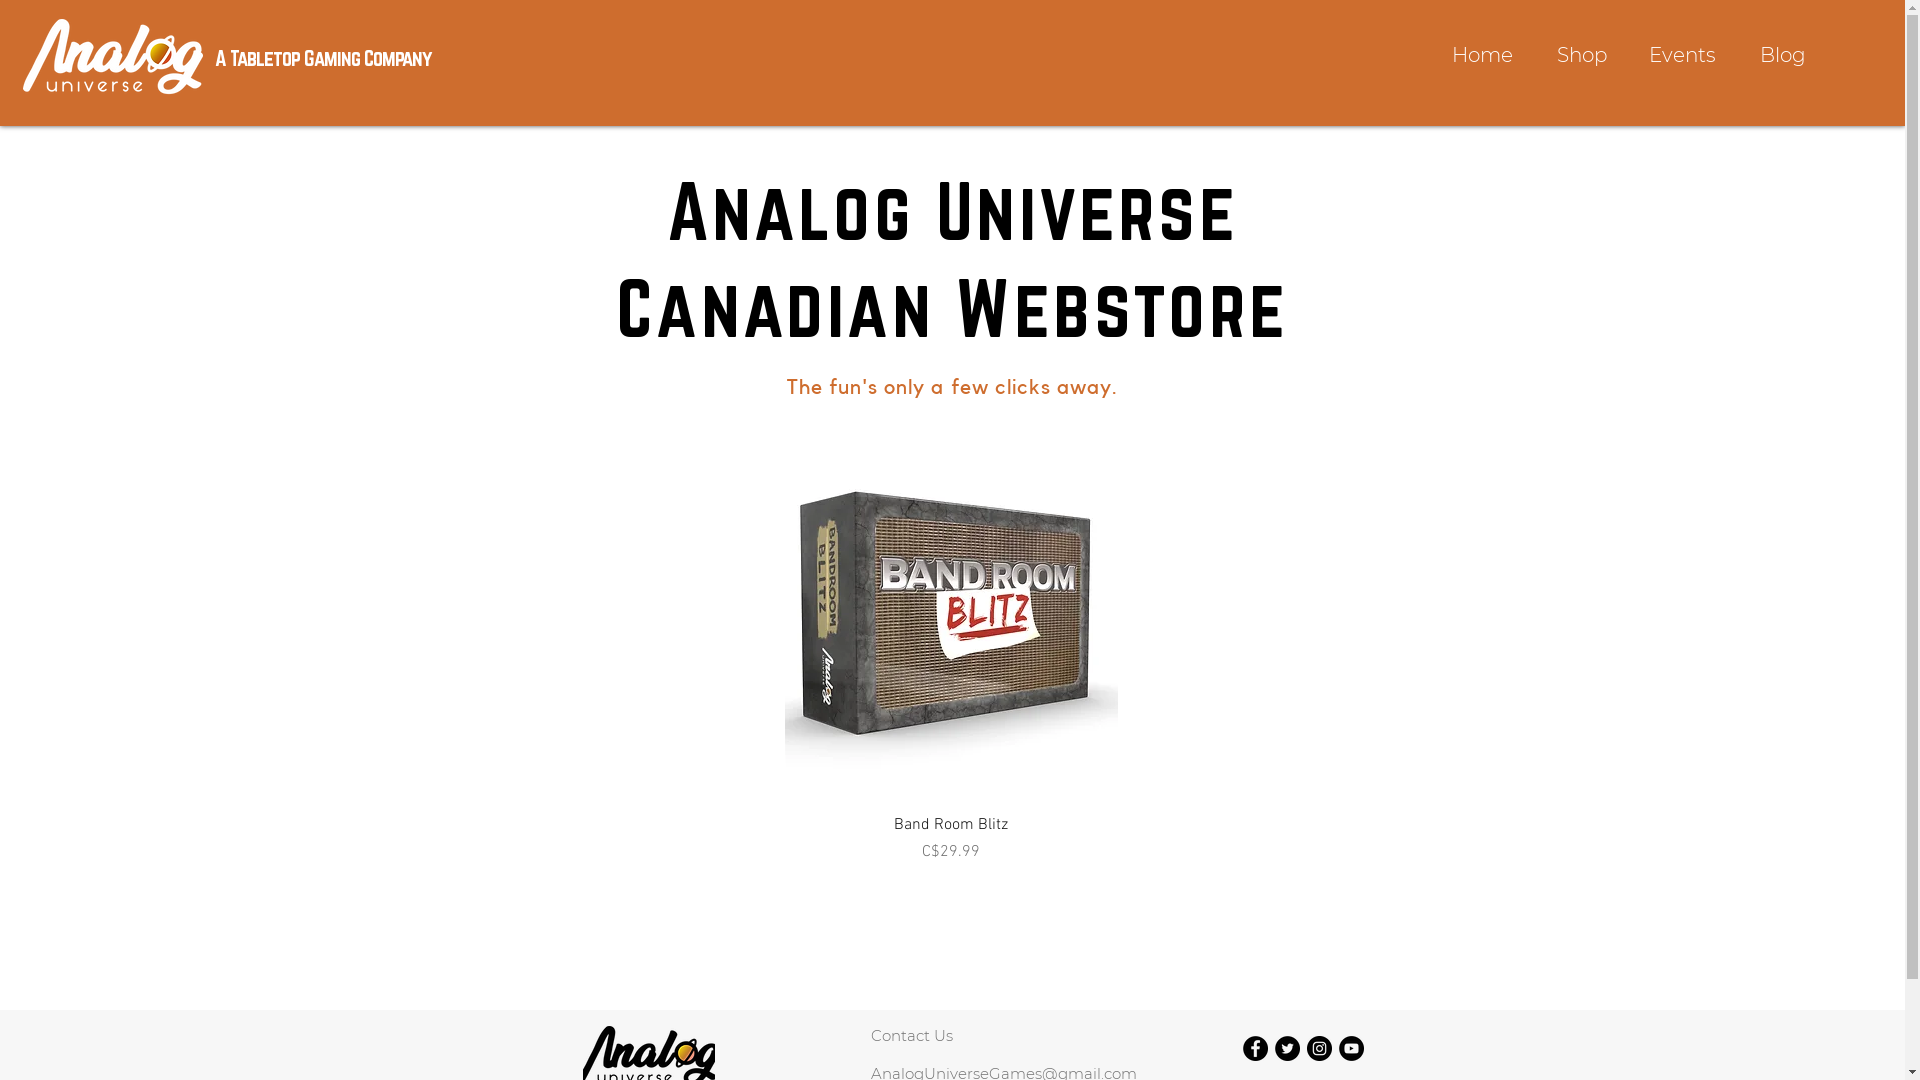 Image resolution: width=1920 pixels, height=1080 pixels. I want to click on 'Band Room Blitz, so click(949, 839).